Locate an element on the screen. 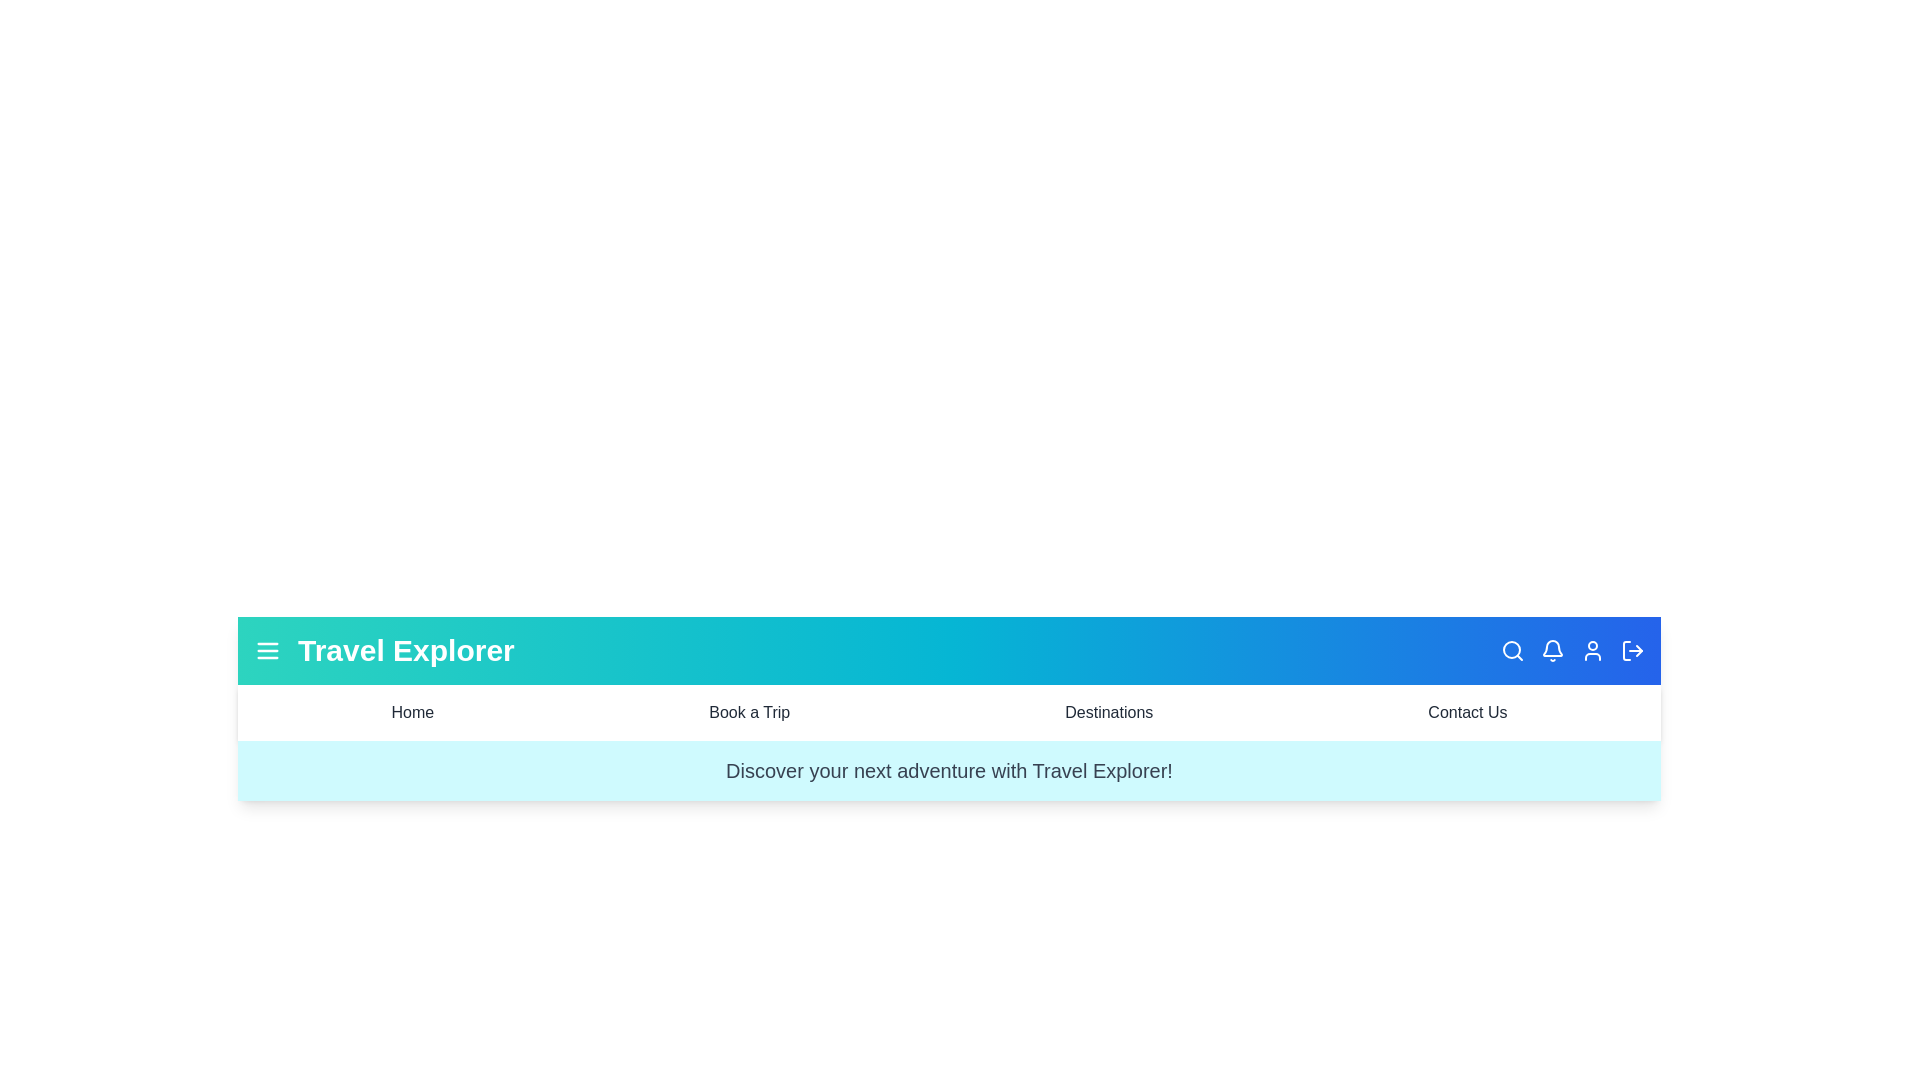  the notification icon is located at coordinates (1552, 651).